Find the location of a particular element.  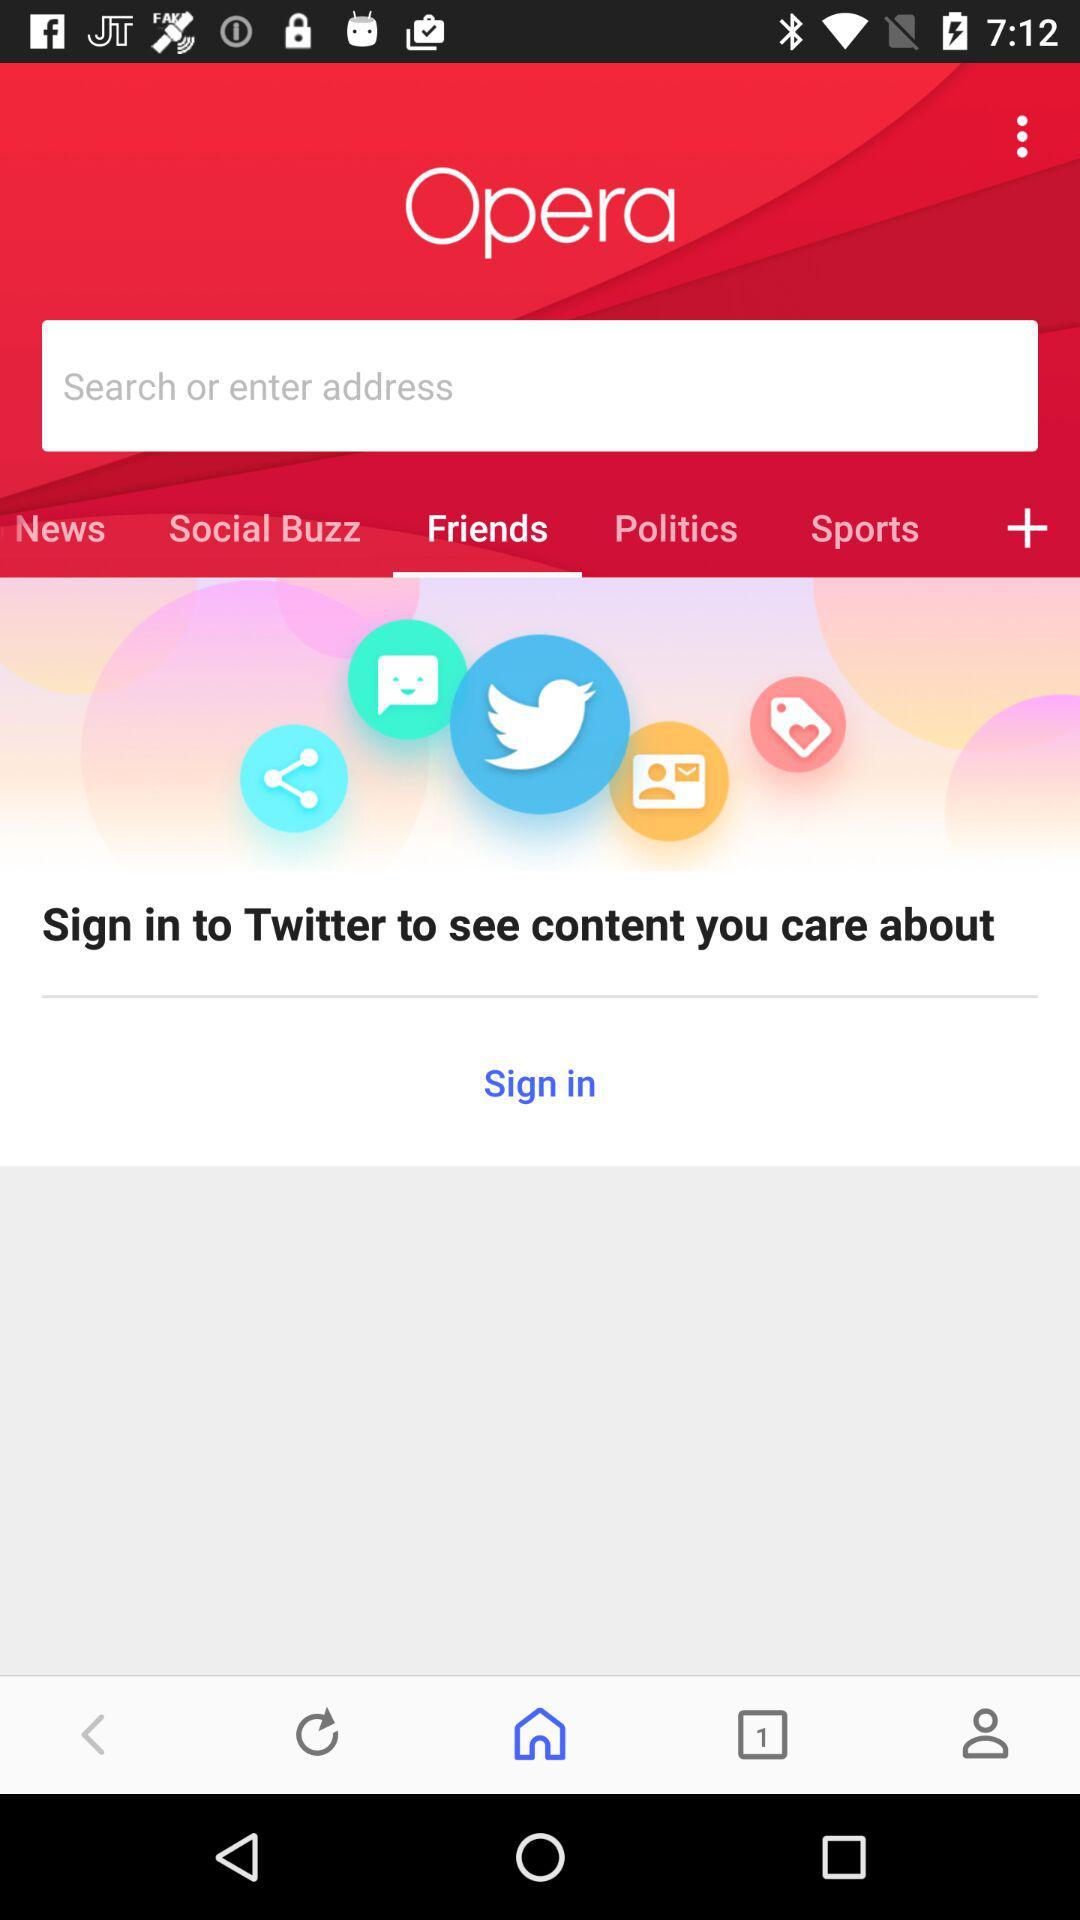

the add icon is located at coordinates (1027, 527).